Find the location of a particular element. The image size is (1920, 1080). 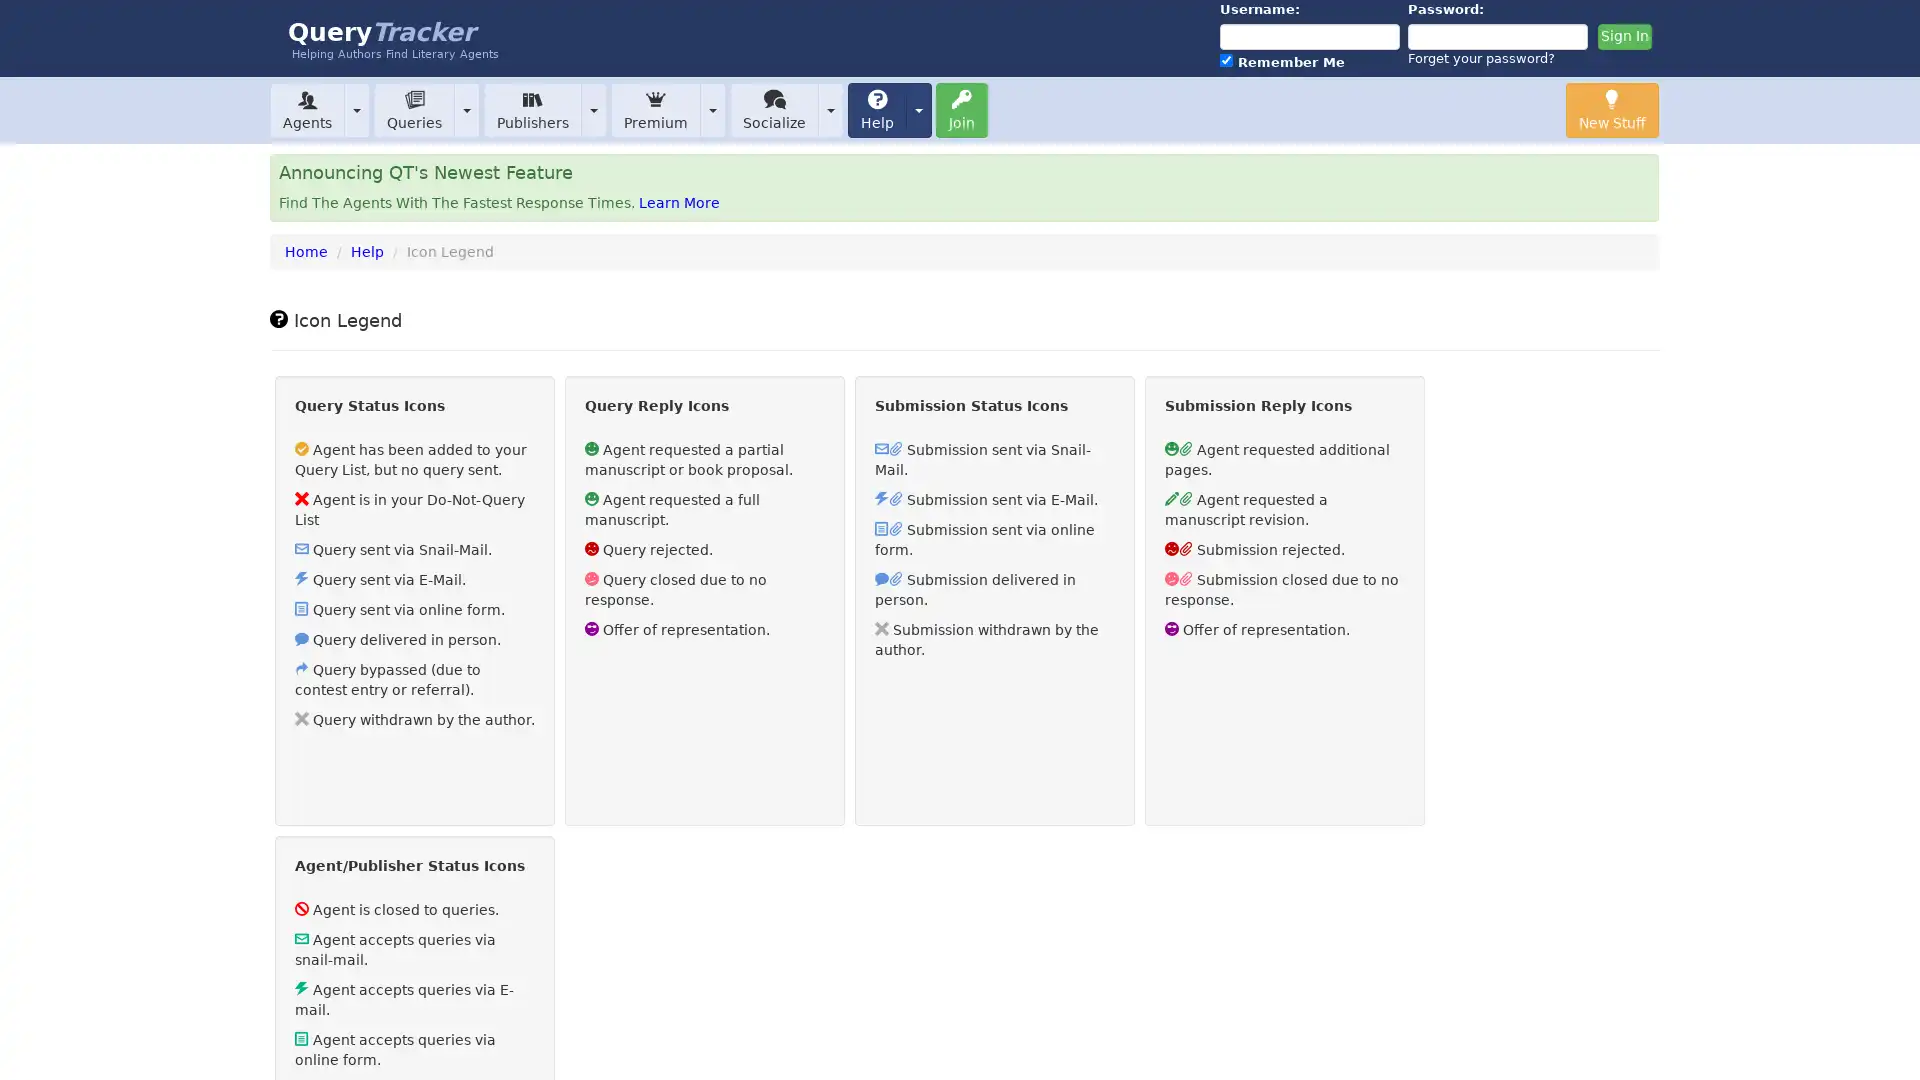

Toggle Dropdown is located at coordinates (917, 109).